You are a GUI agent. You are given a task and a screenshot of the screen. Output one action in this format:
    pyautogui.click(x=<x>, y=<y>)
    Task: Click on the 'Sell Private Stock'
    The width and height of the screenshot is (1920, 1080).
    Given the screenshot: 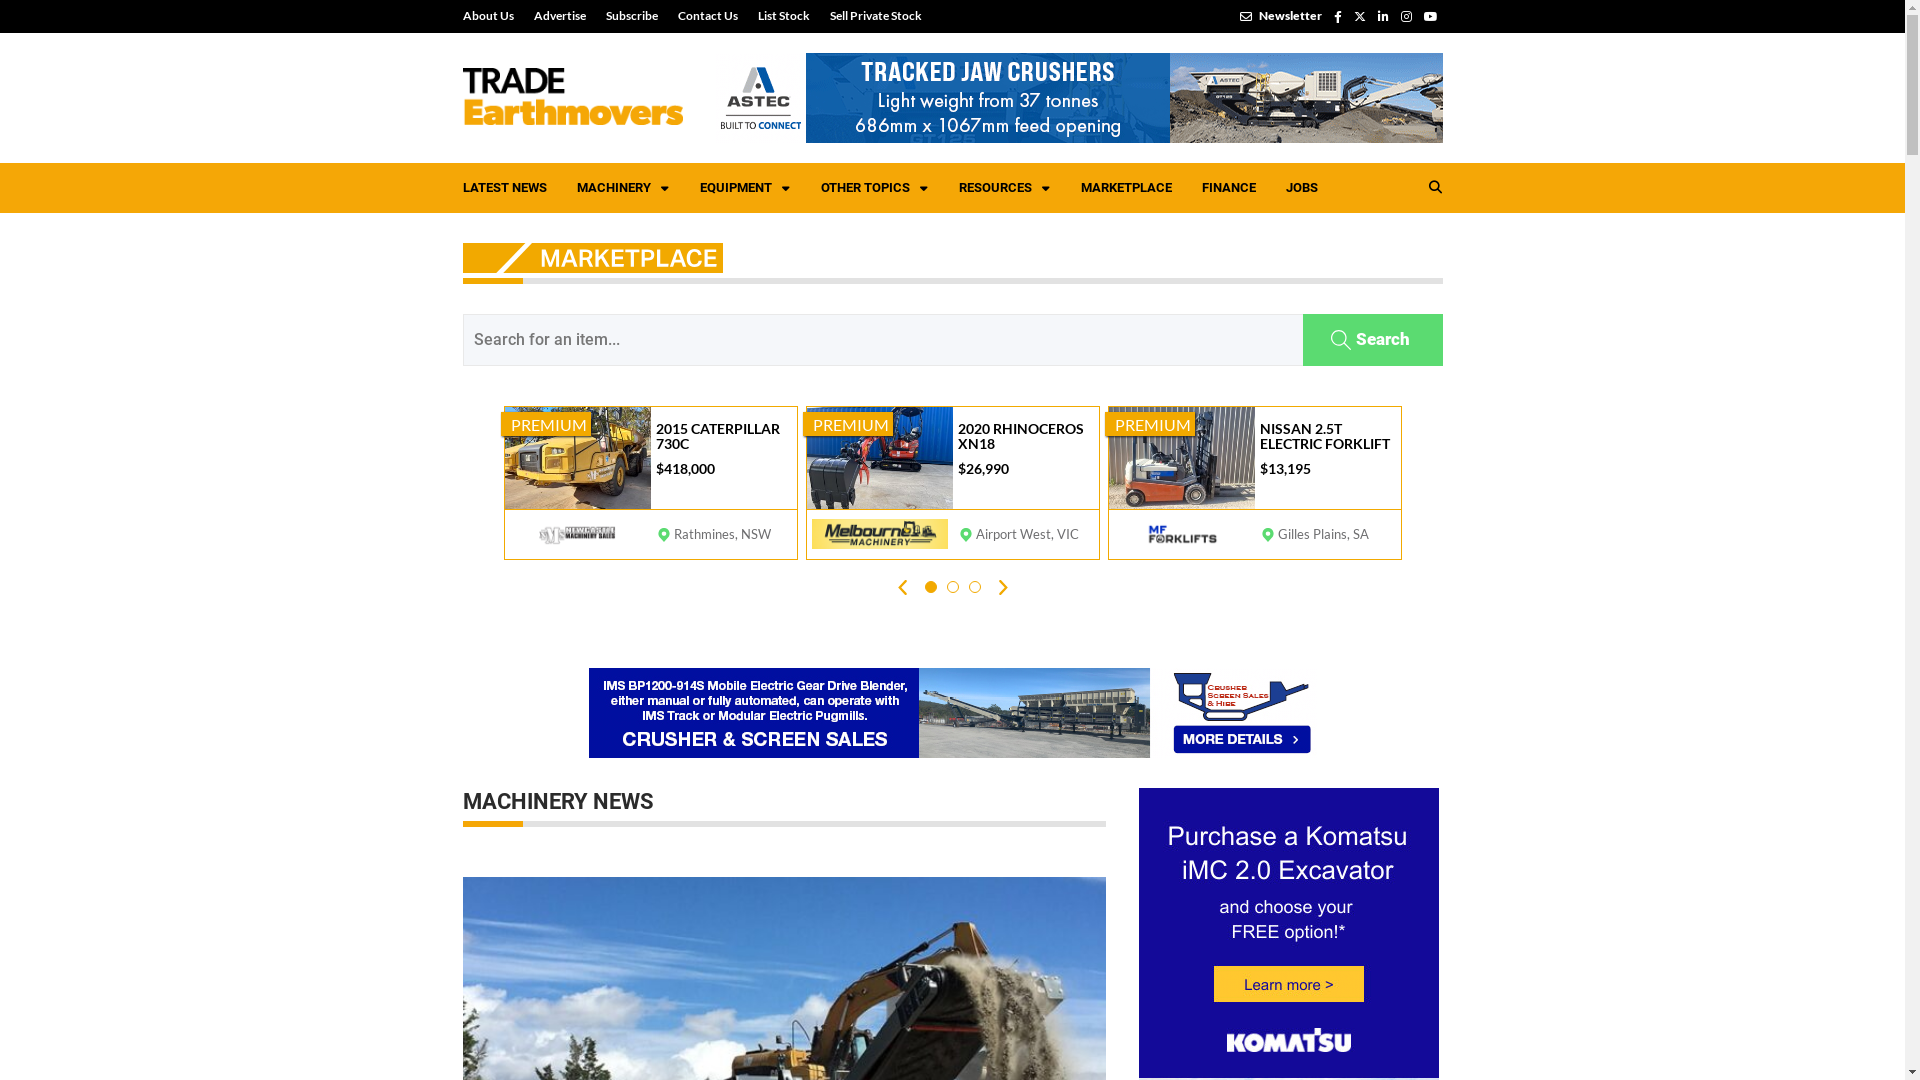 What is the action you would take?
    pyautogui.click(x=870, y=15)
    